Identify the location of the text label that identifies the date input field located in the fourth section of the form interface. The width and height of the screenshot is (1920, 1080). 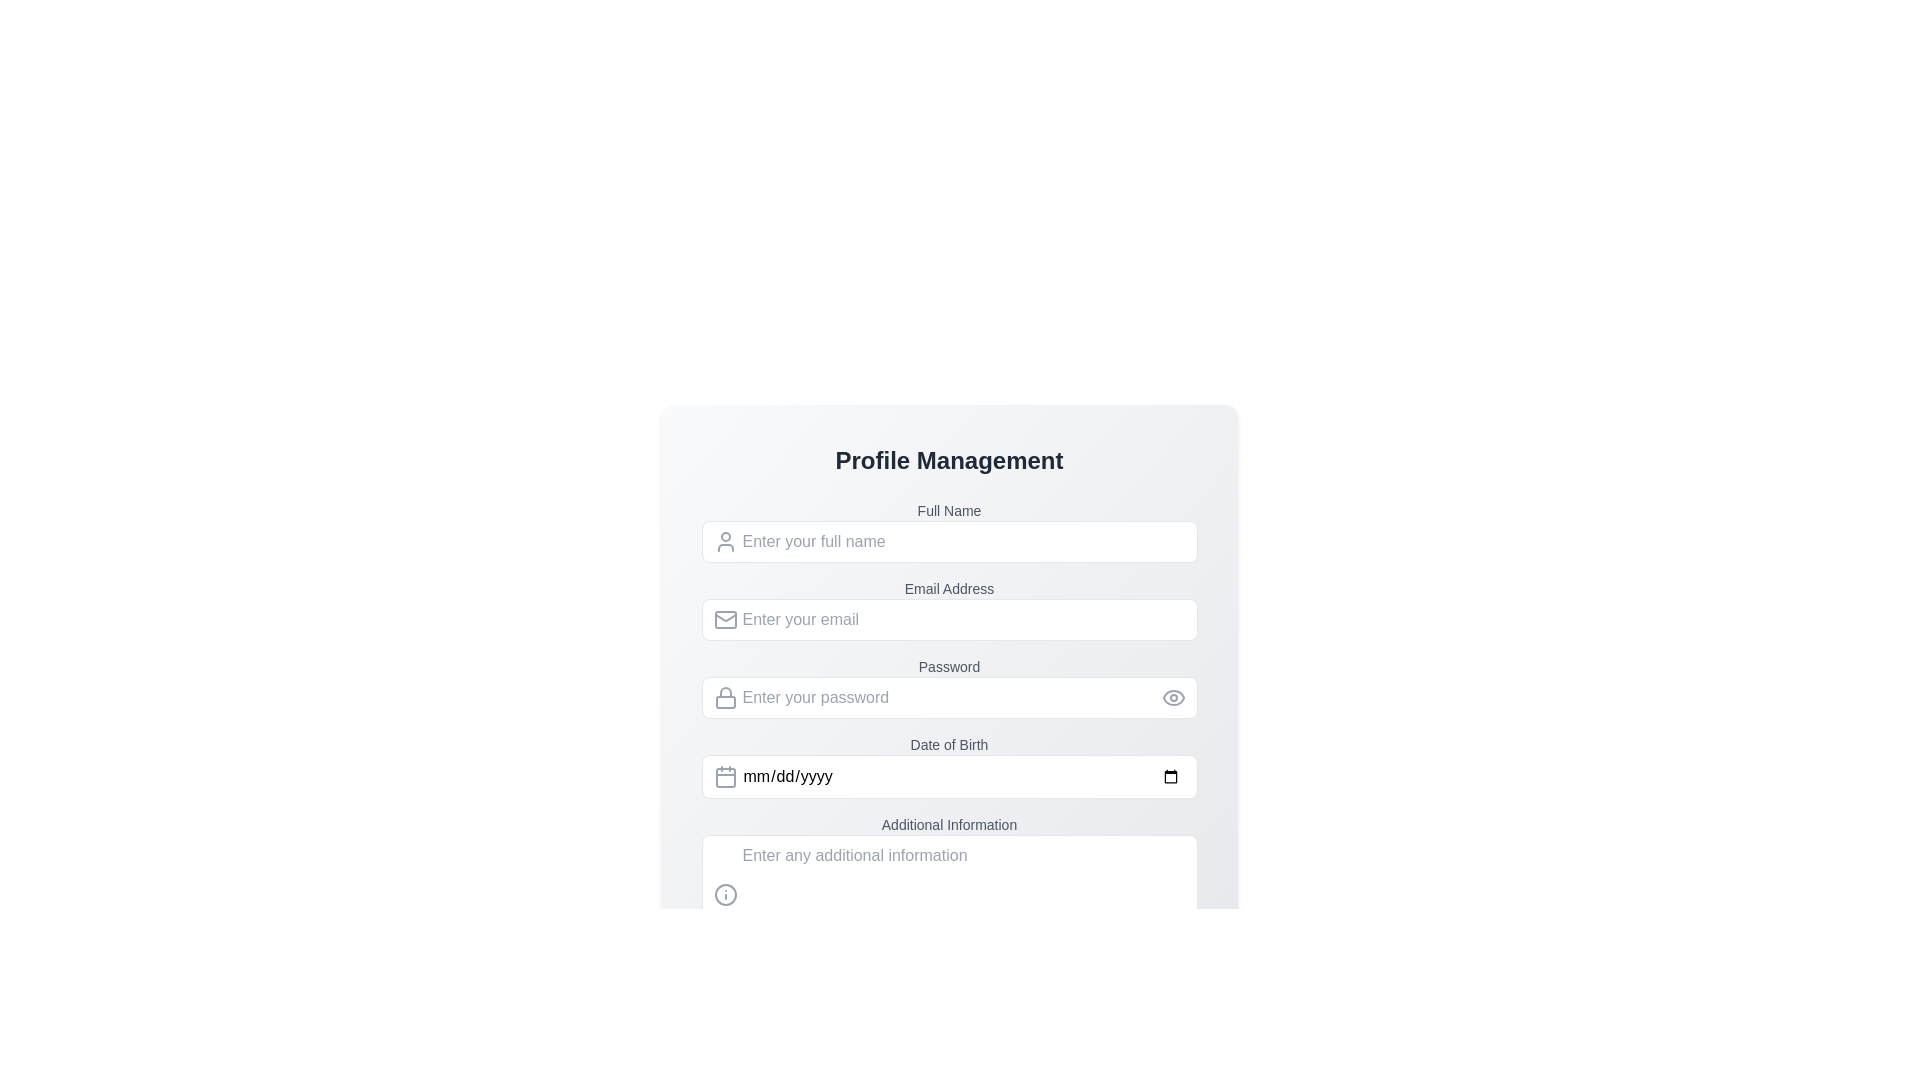
(948, 744).